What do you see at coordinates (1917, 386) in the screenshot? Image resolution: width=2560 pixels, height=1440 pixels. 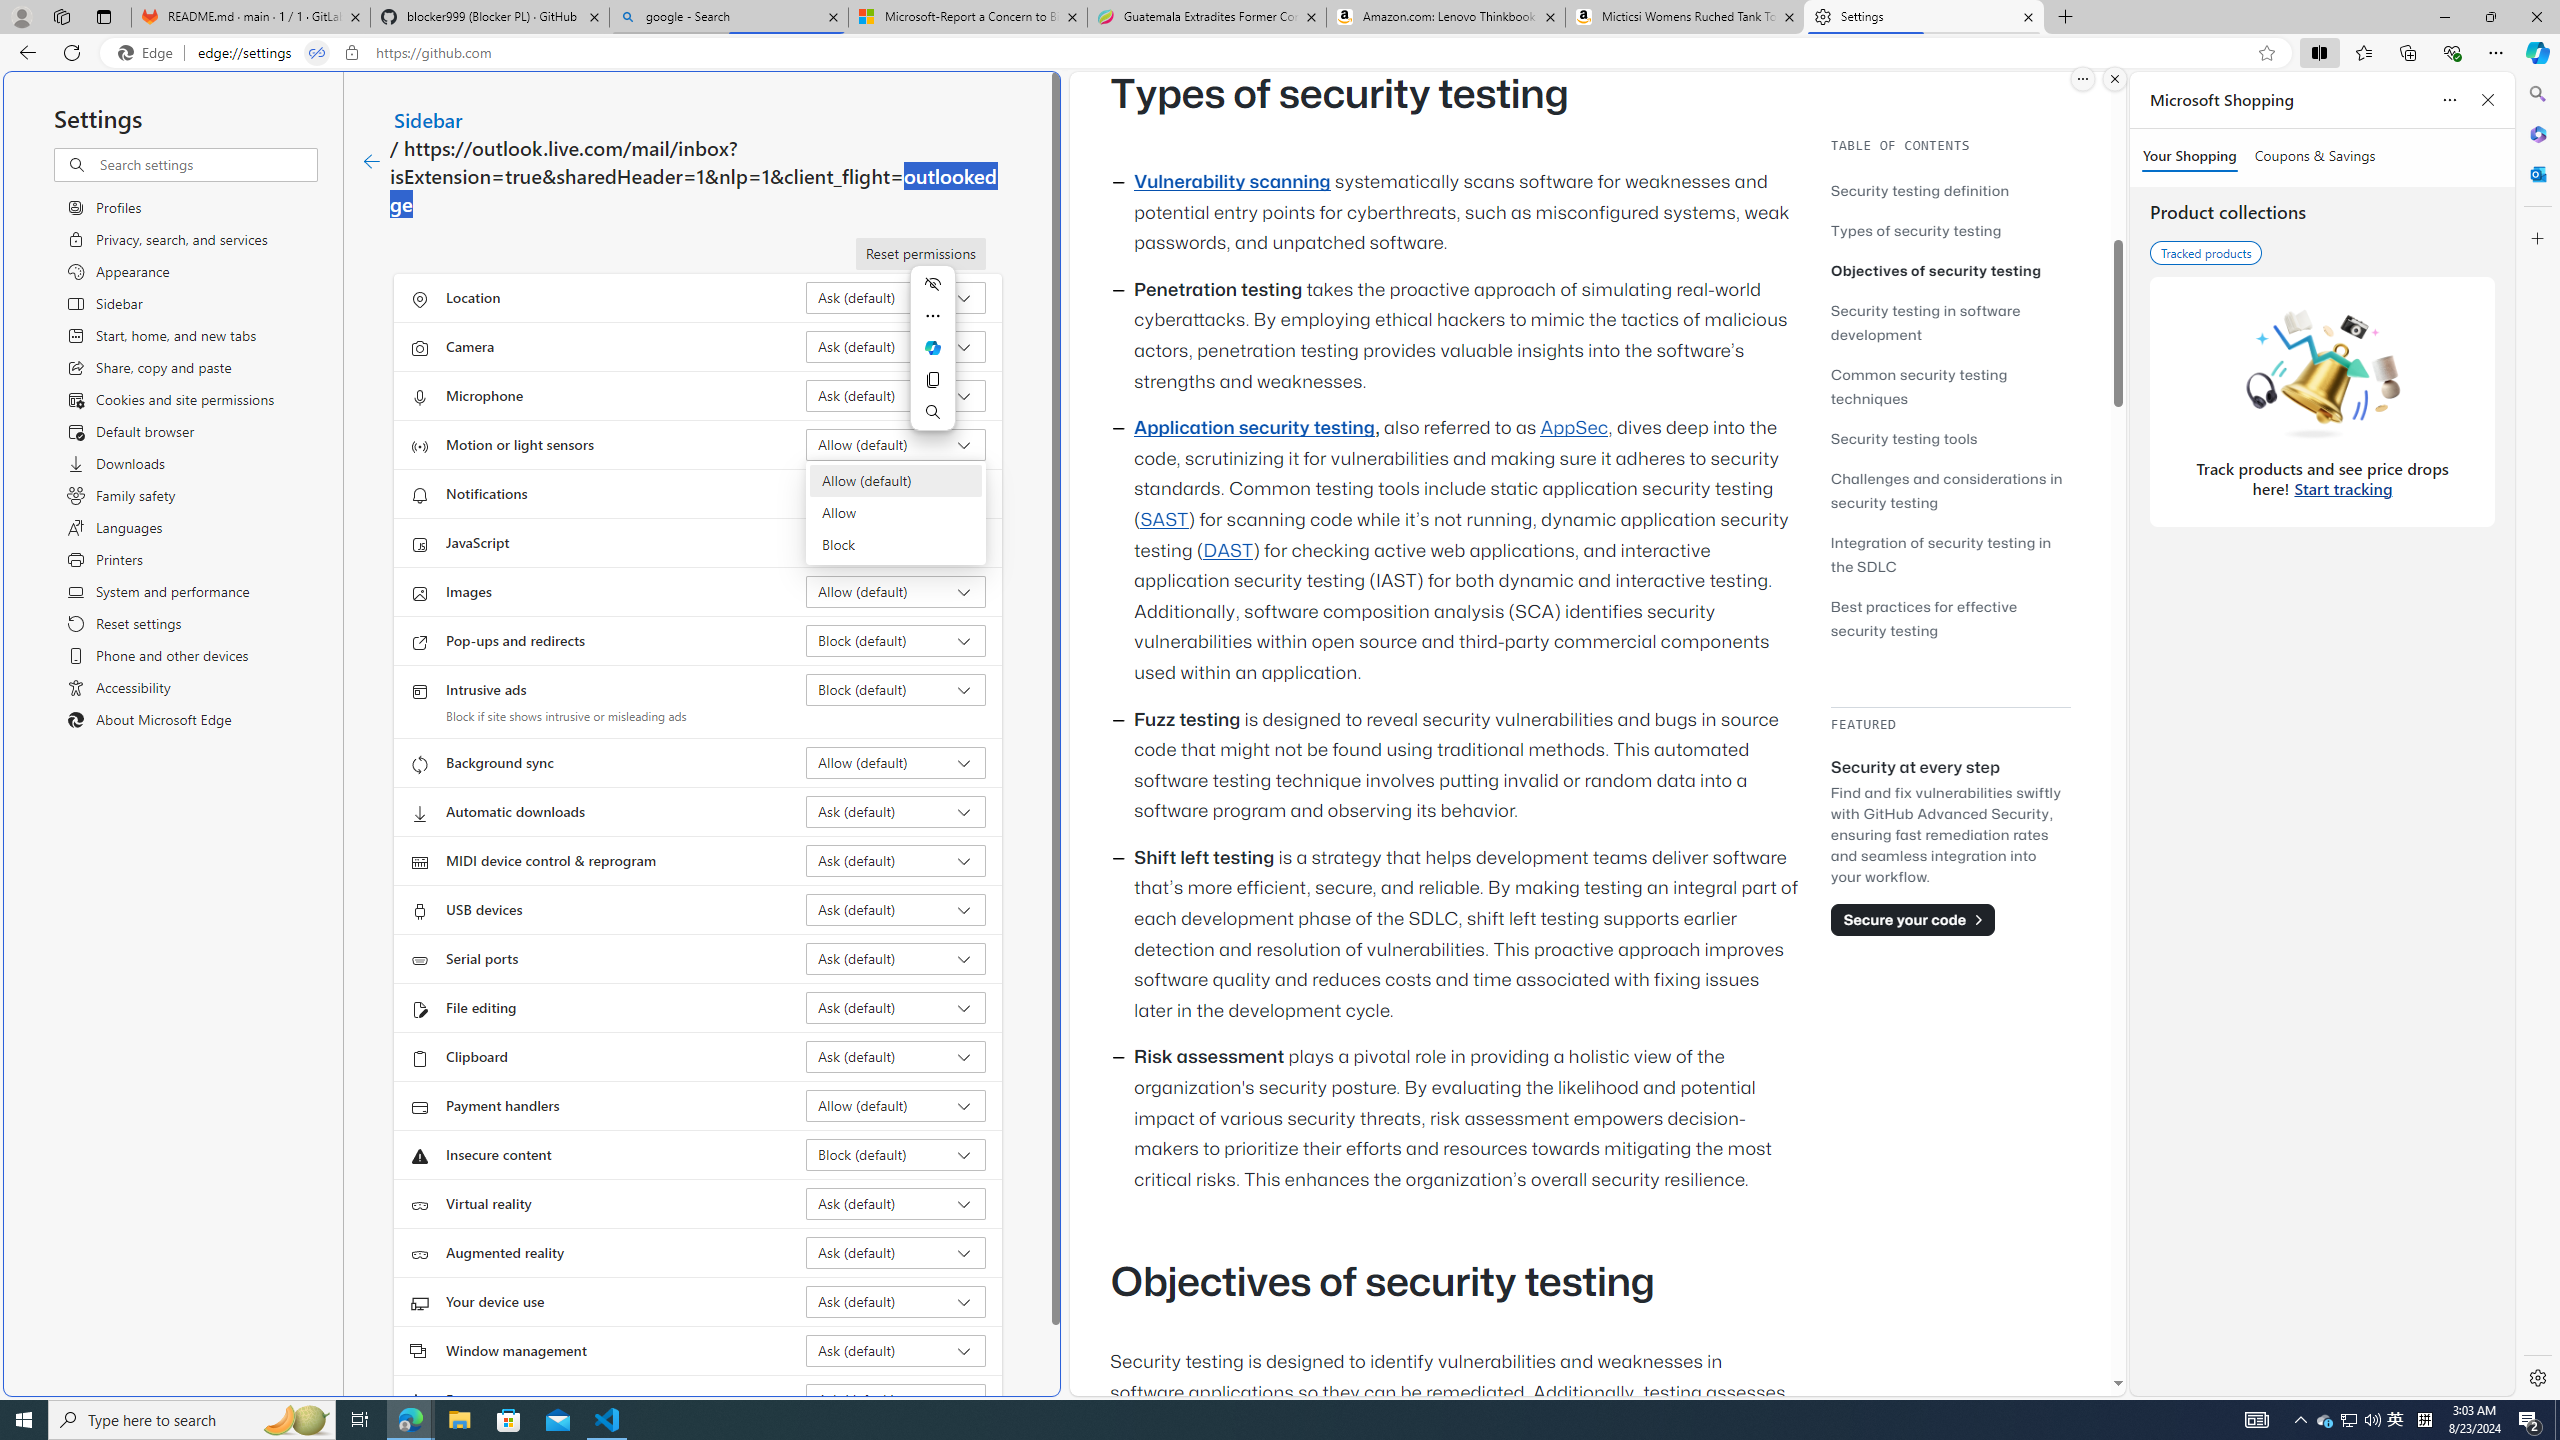 I see `'Common security testing techniques'` at bounding box center [1917, 386].